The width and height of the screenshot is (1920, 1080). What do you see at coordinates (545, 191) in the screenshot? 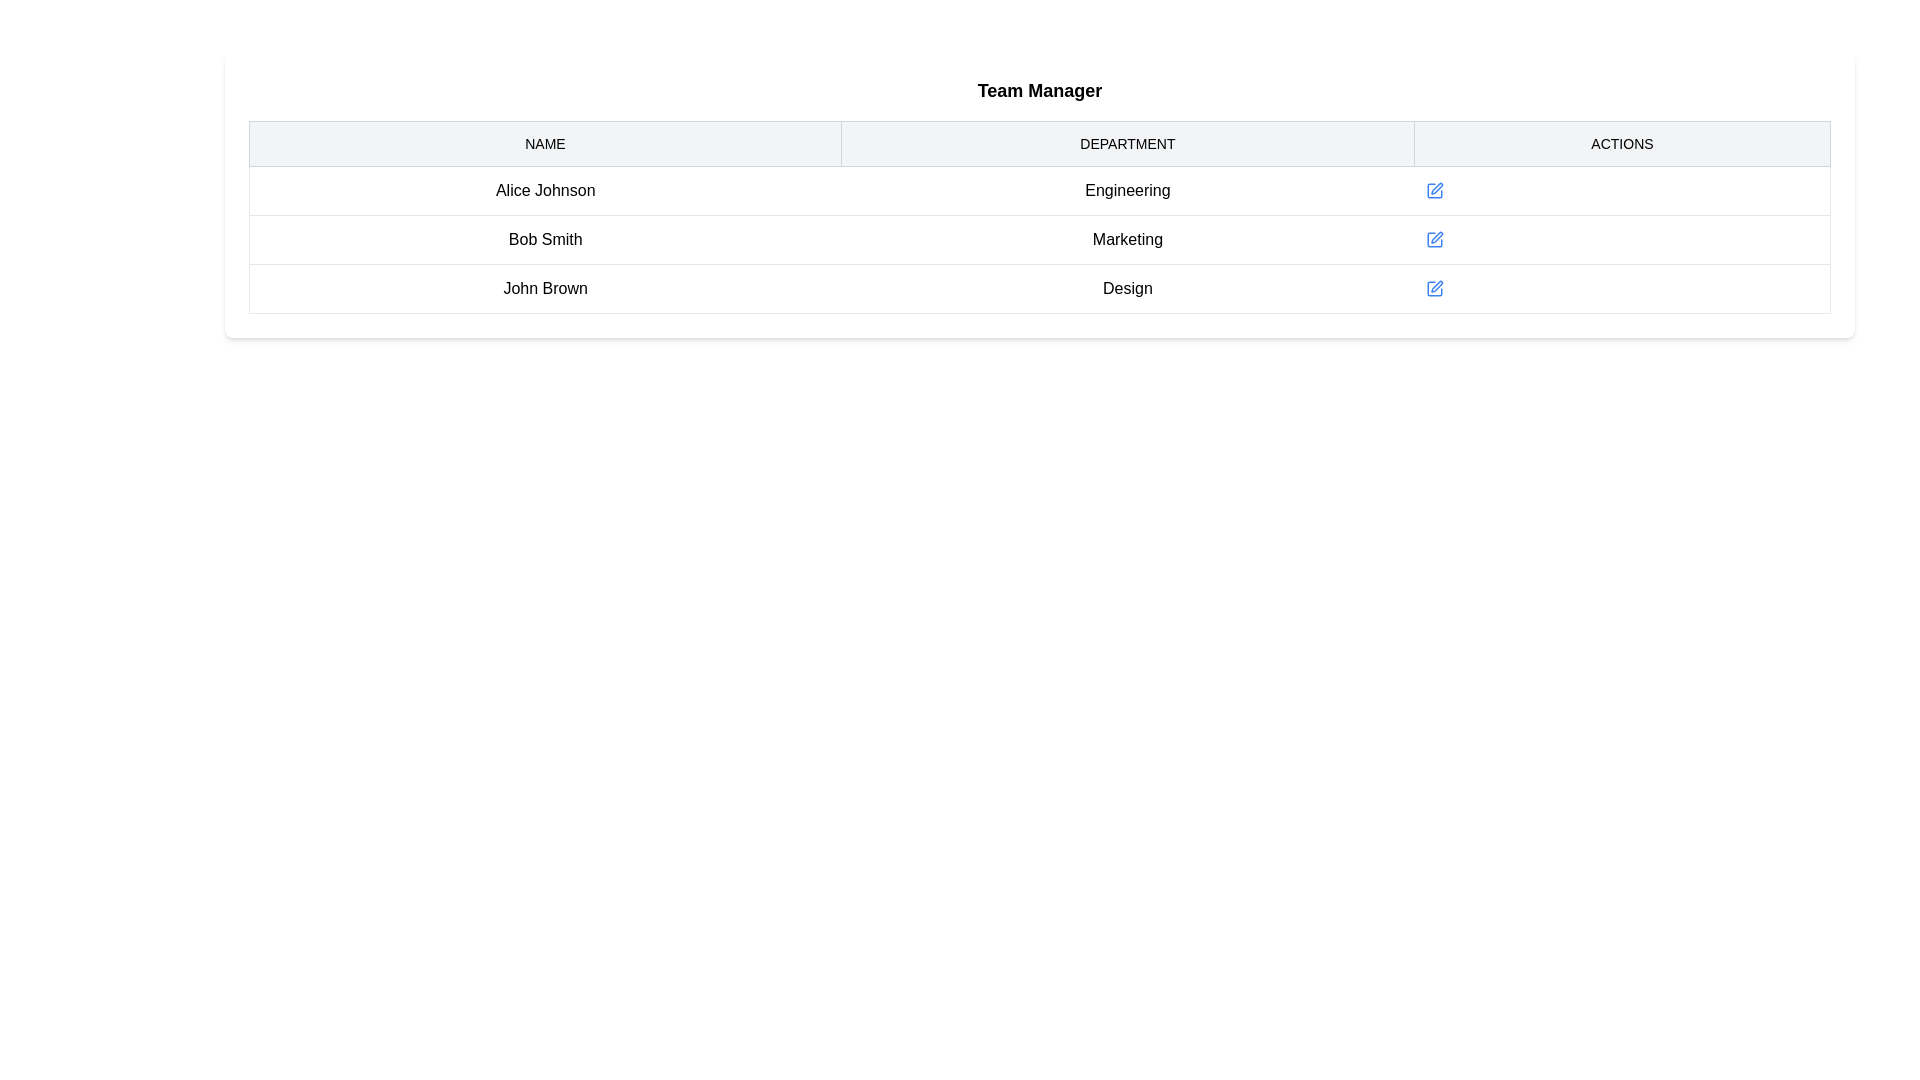
I see `the text label displaying 'Alice Johnson' which is the first item in the 'Name' column of the table` at bounding box center [545, 191].